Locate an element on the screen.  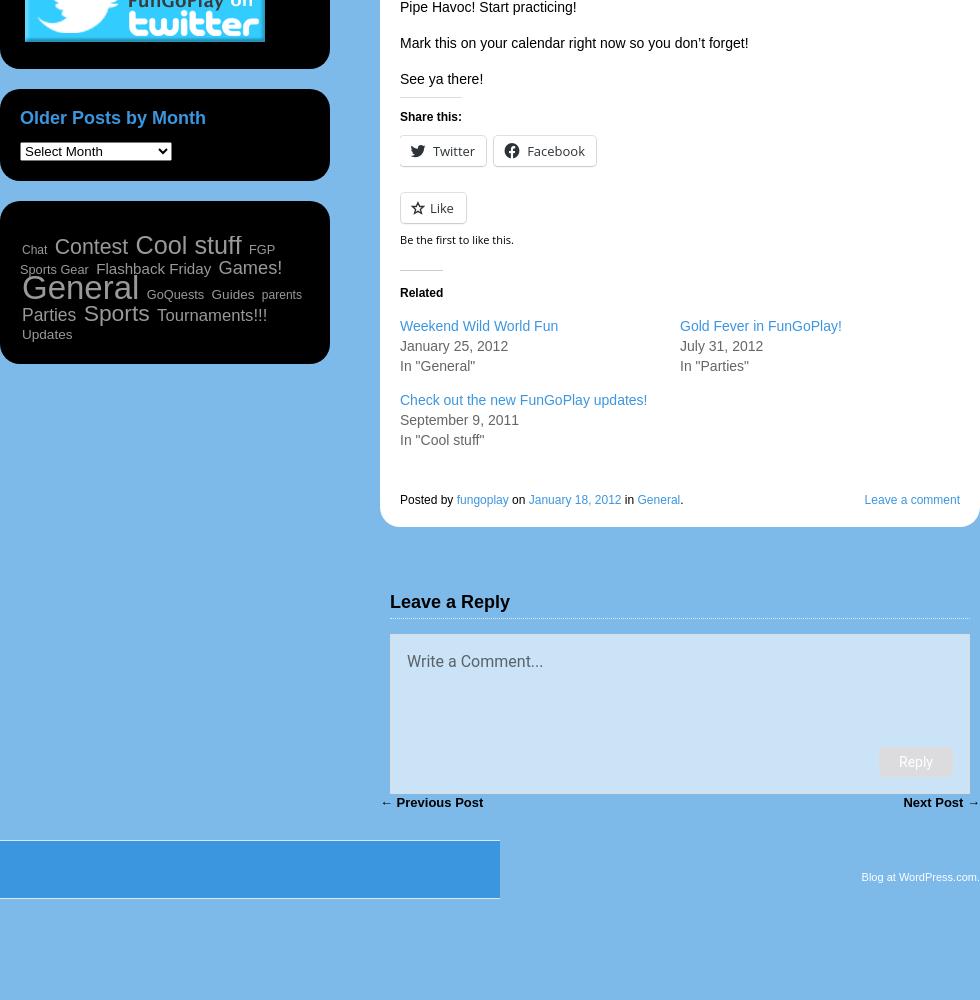
'Leave a comment' is located at coordinates (911, 500).